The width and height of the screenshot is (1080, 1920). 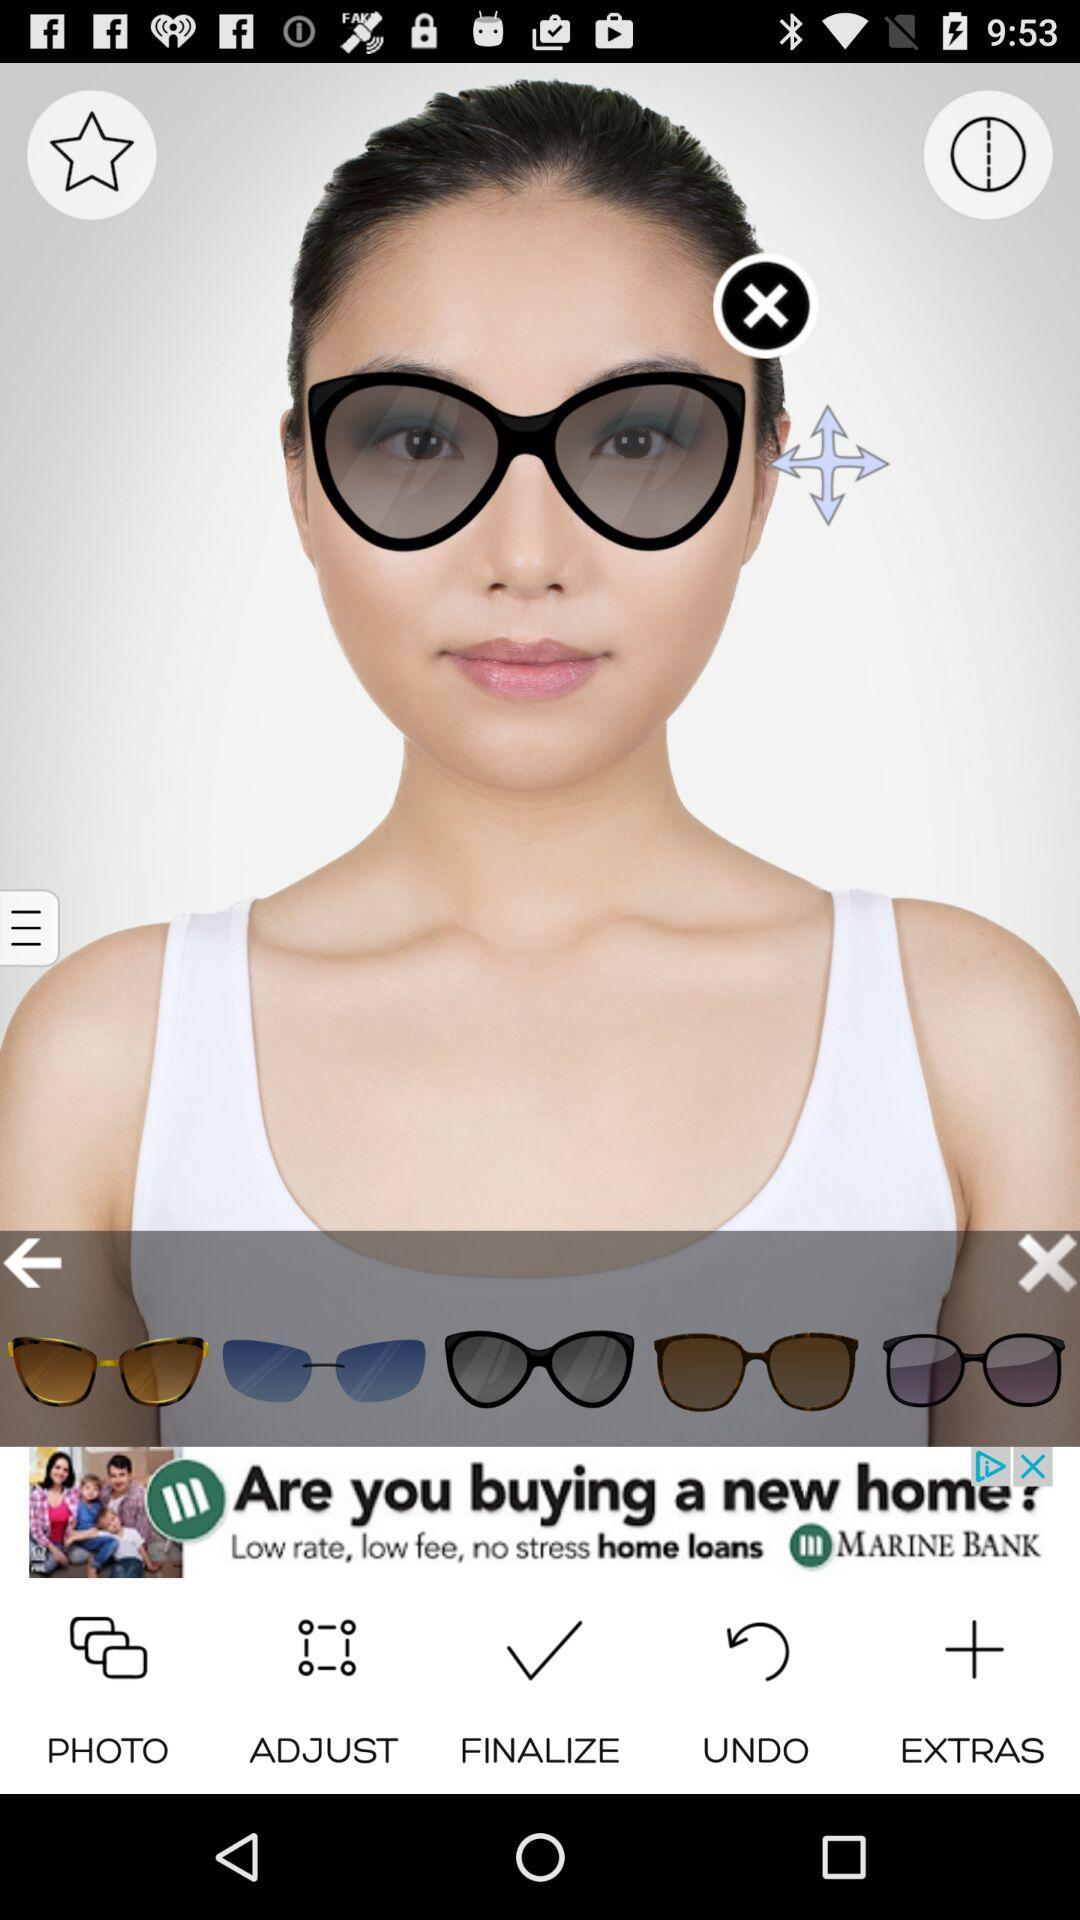 I want to click on the menu icon, so click(x=32, y=993).